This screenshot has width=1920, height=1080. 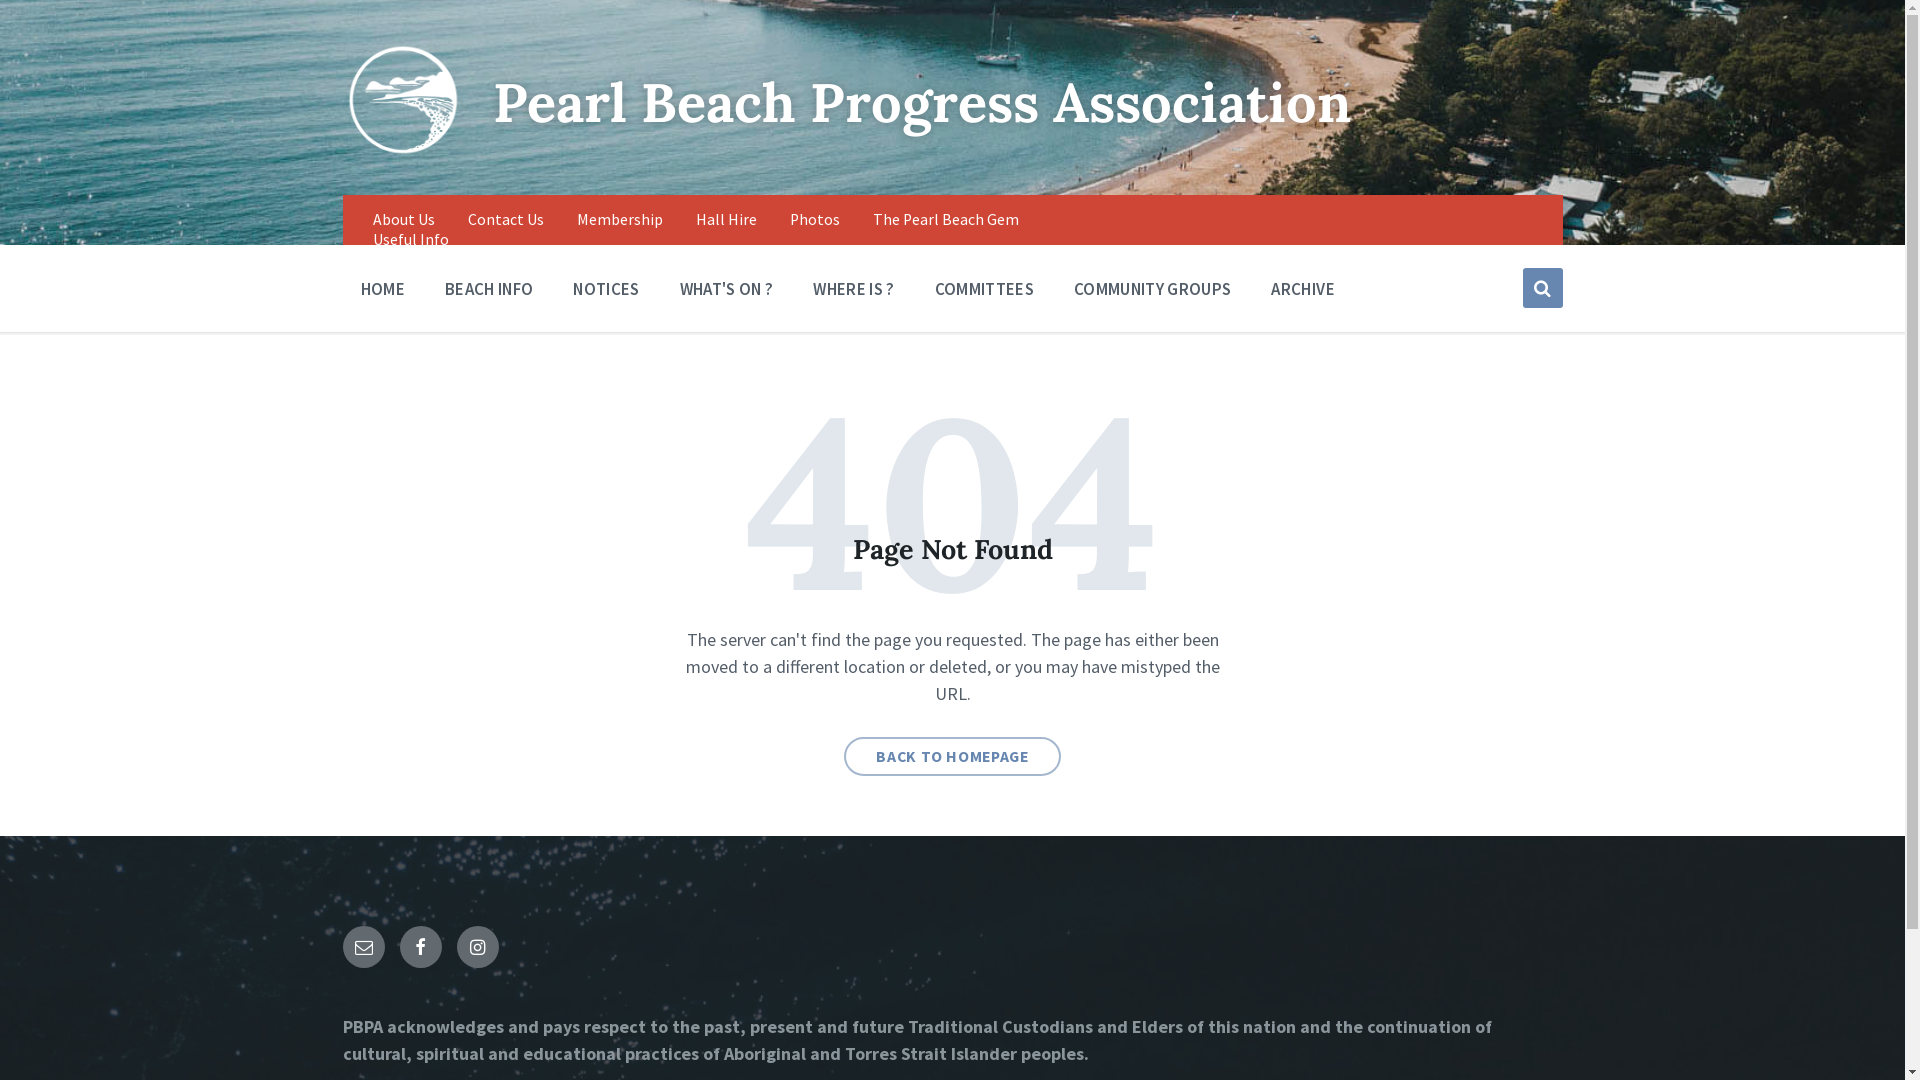 What do you see at coordinates (408, 238) in the screenshot?
I see `'Useful Info'` at bounding box center [408, 238].